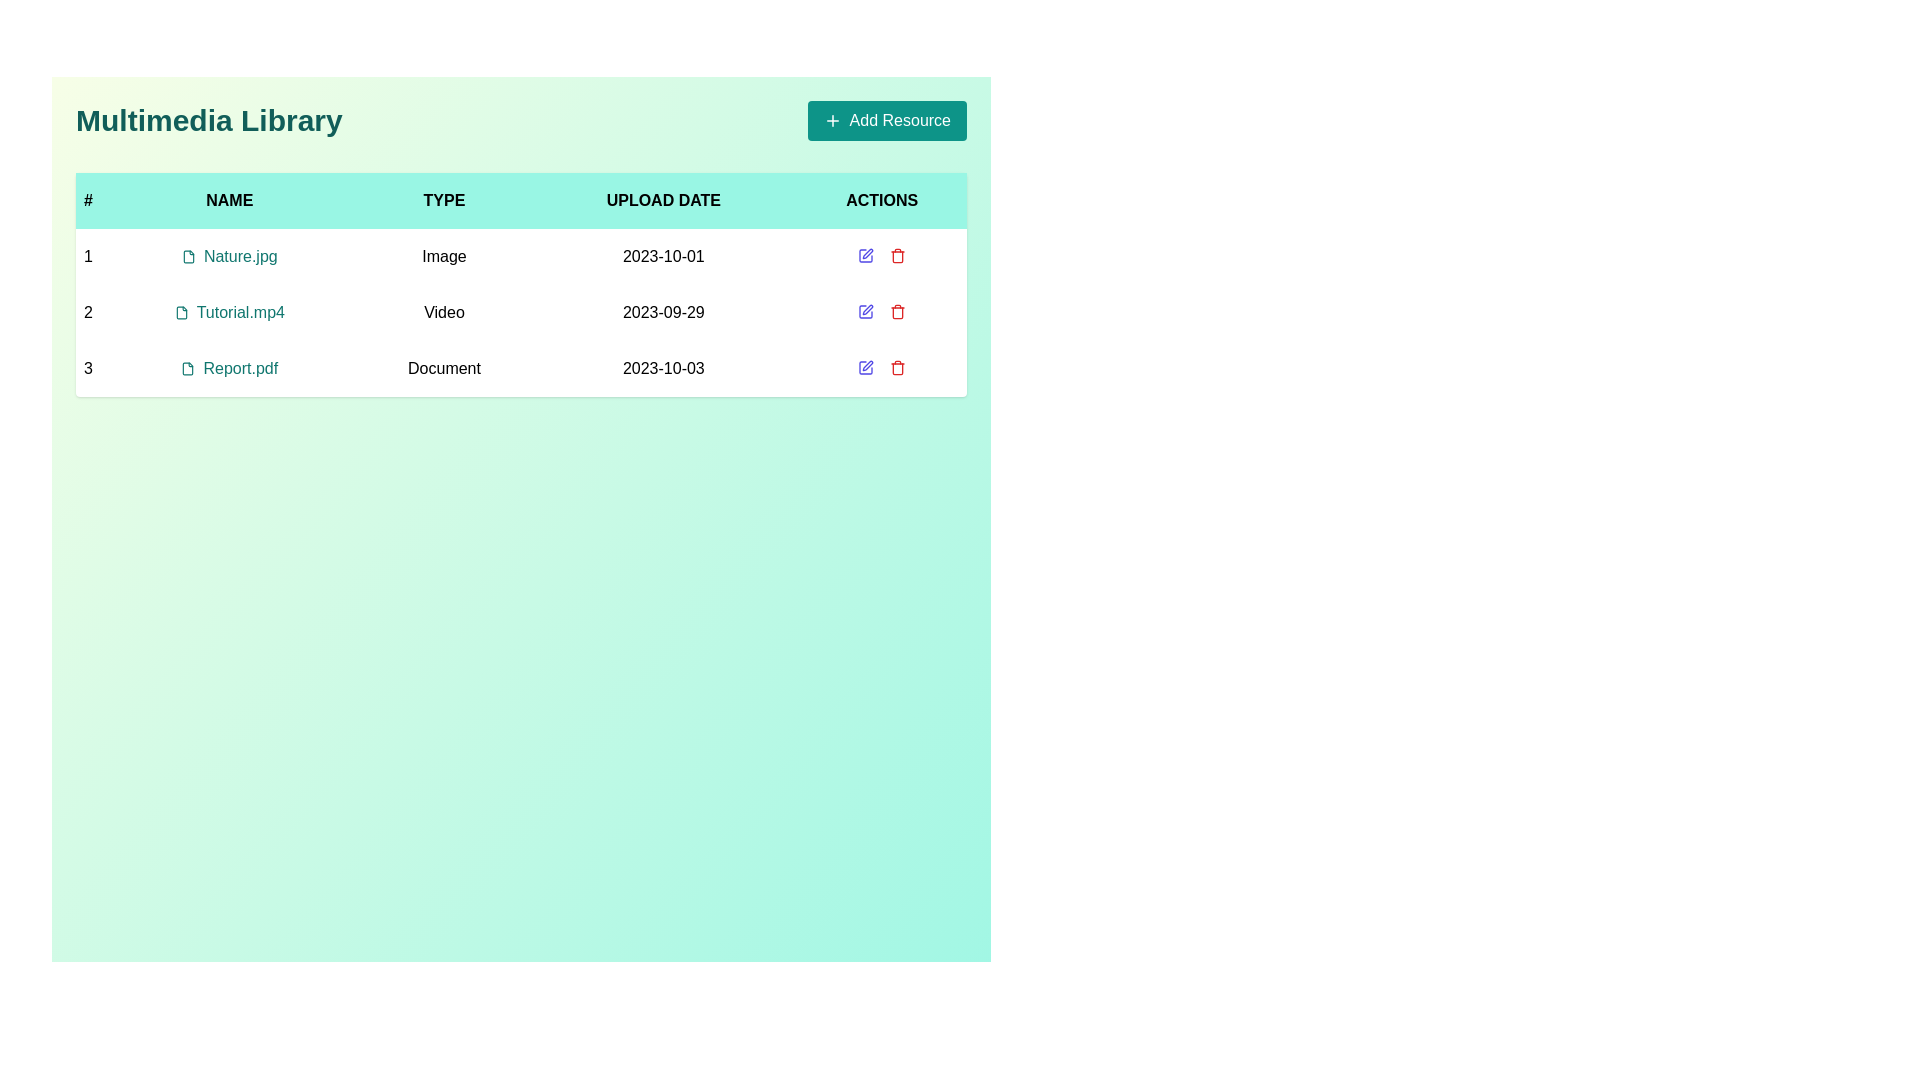  I want to click on the text label element displaying 'Video' located in the 'TYPE' column under the row labeled 'Tutorial.mp4', so click(443, 312).